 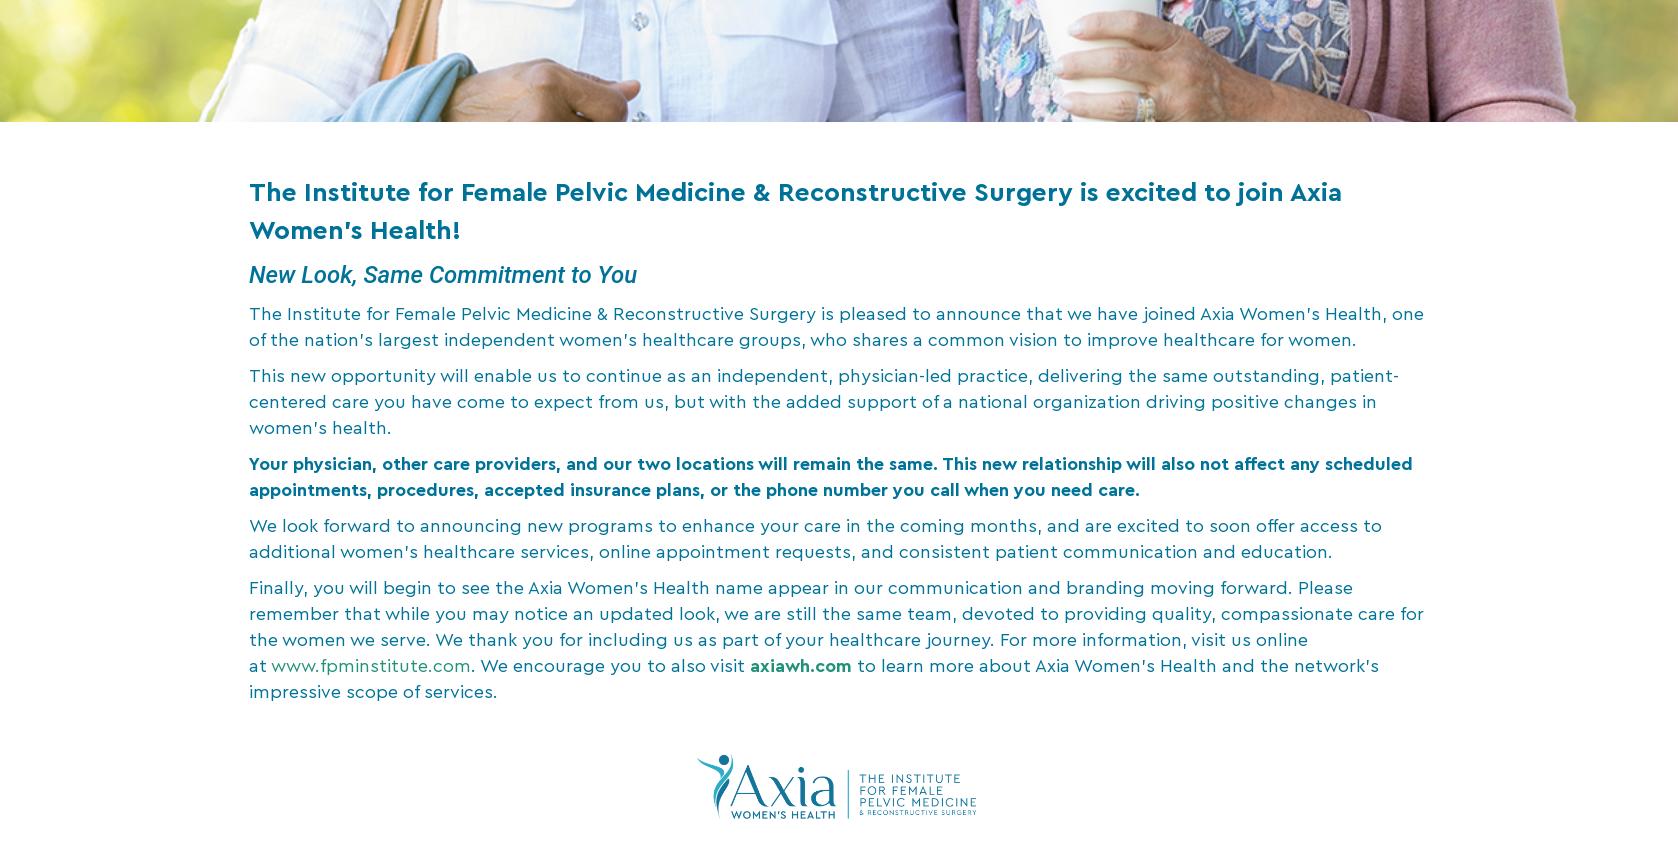 What do you see at coordinates (835, 325) in the screenshot?
I see `'The Institute for Female Pelvic Medicine & Reconstructive Surgery is pleased to announce that we have joined Axia Women’s Health, one of the nation’s largest independent women’s healthcare groups, who shares a common vision to improve healthcare for women.'` at bounding box center [835, 325].